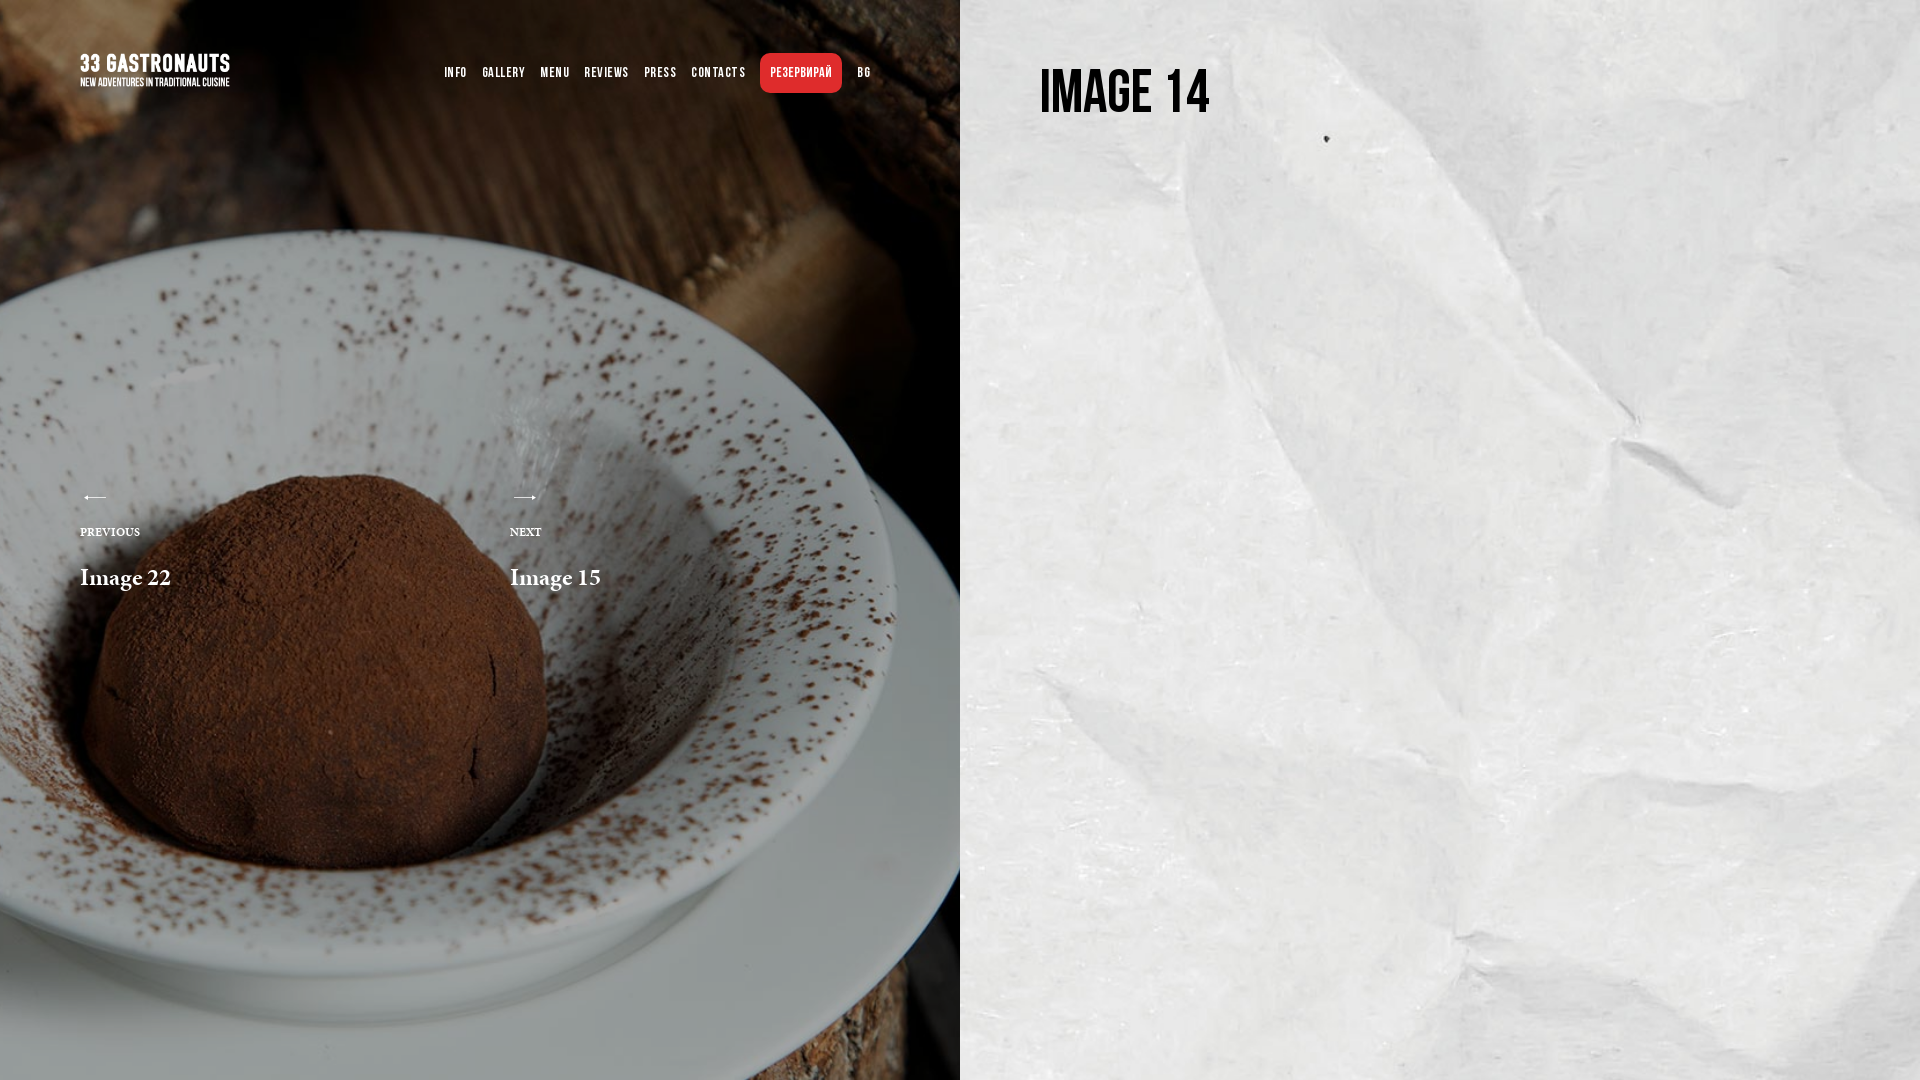 Image resolution: width=1920 pixels, height=1080 pixels. What do you see at coordinates (691, 72) in the screenshot?
I see `'Contacts'` at bounding box center [691, 72].